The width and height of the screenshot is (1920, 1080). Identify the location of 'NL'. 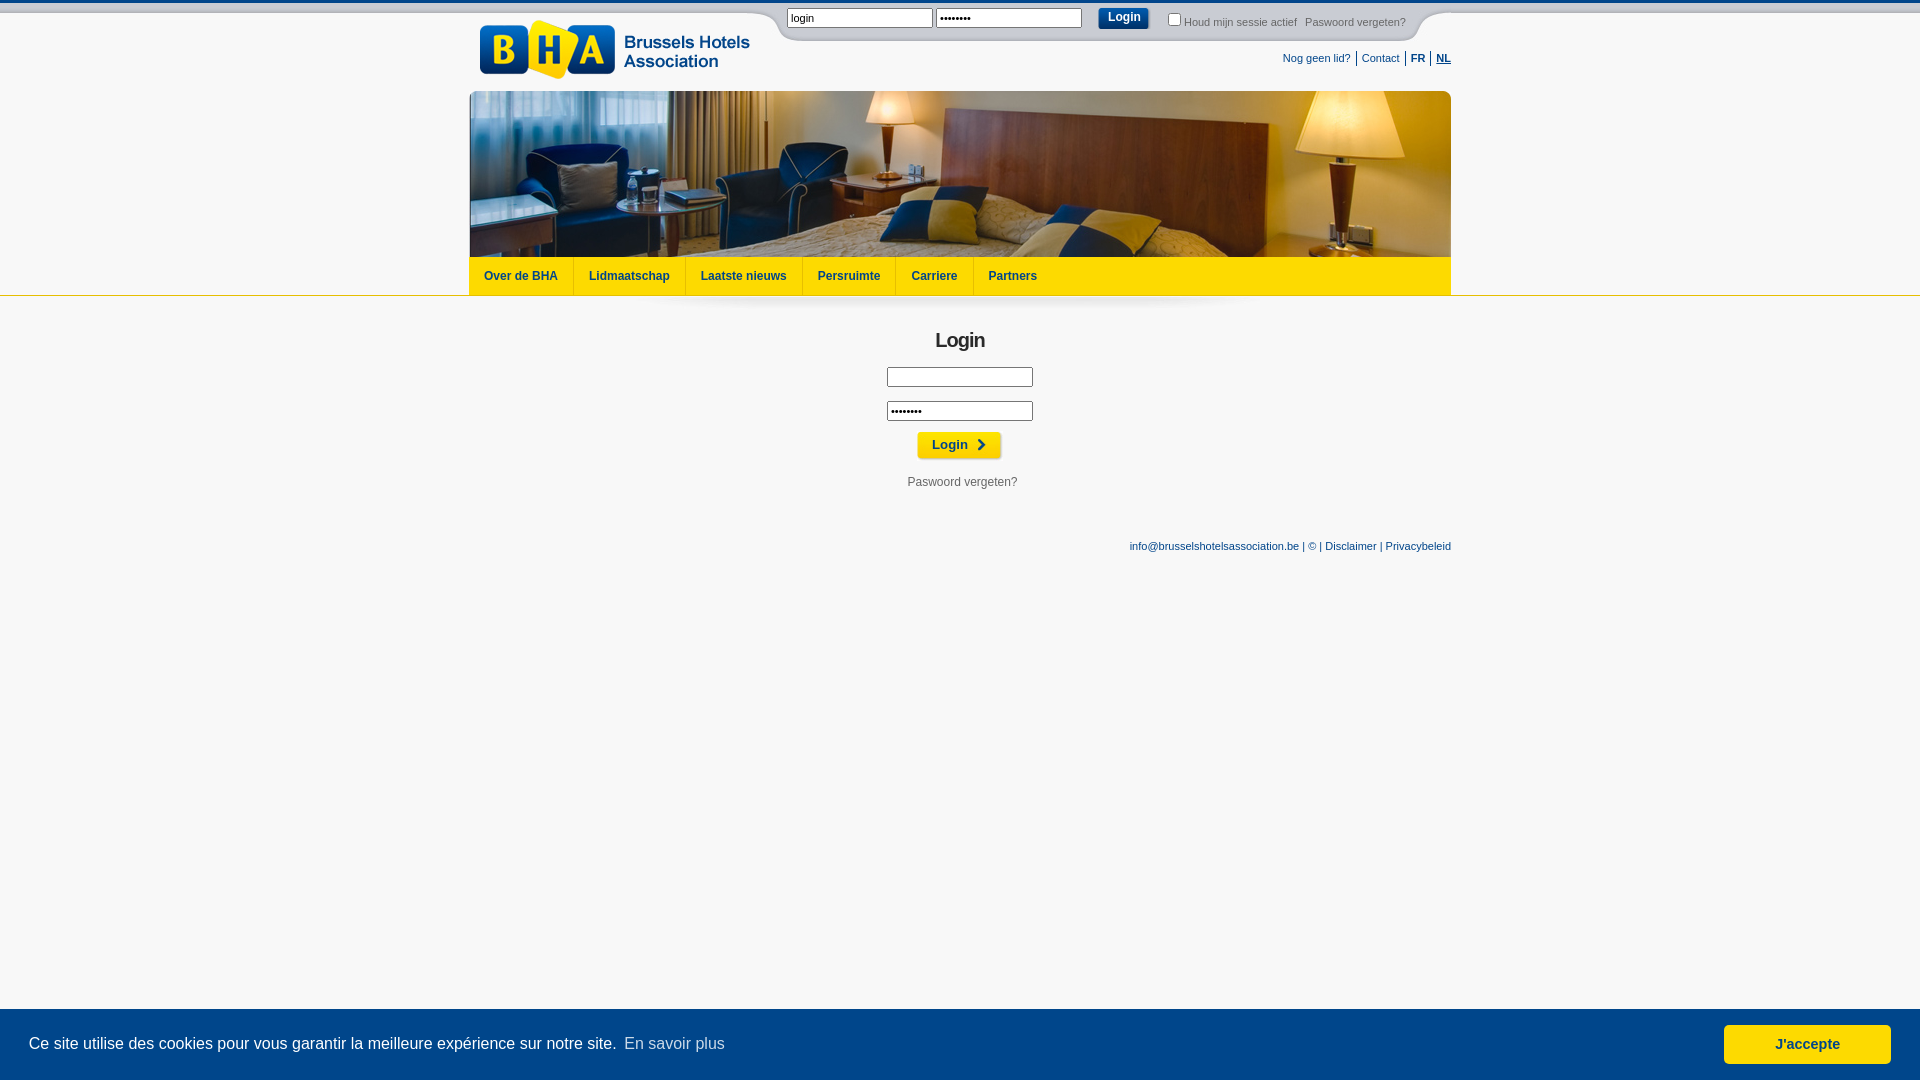
(1443, 56).